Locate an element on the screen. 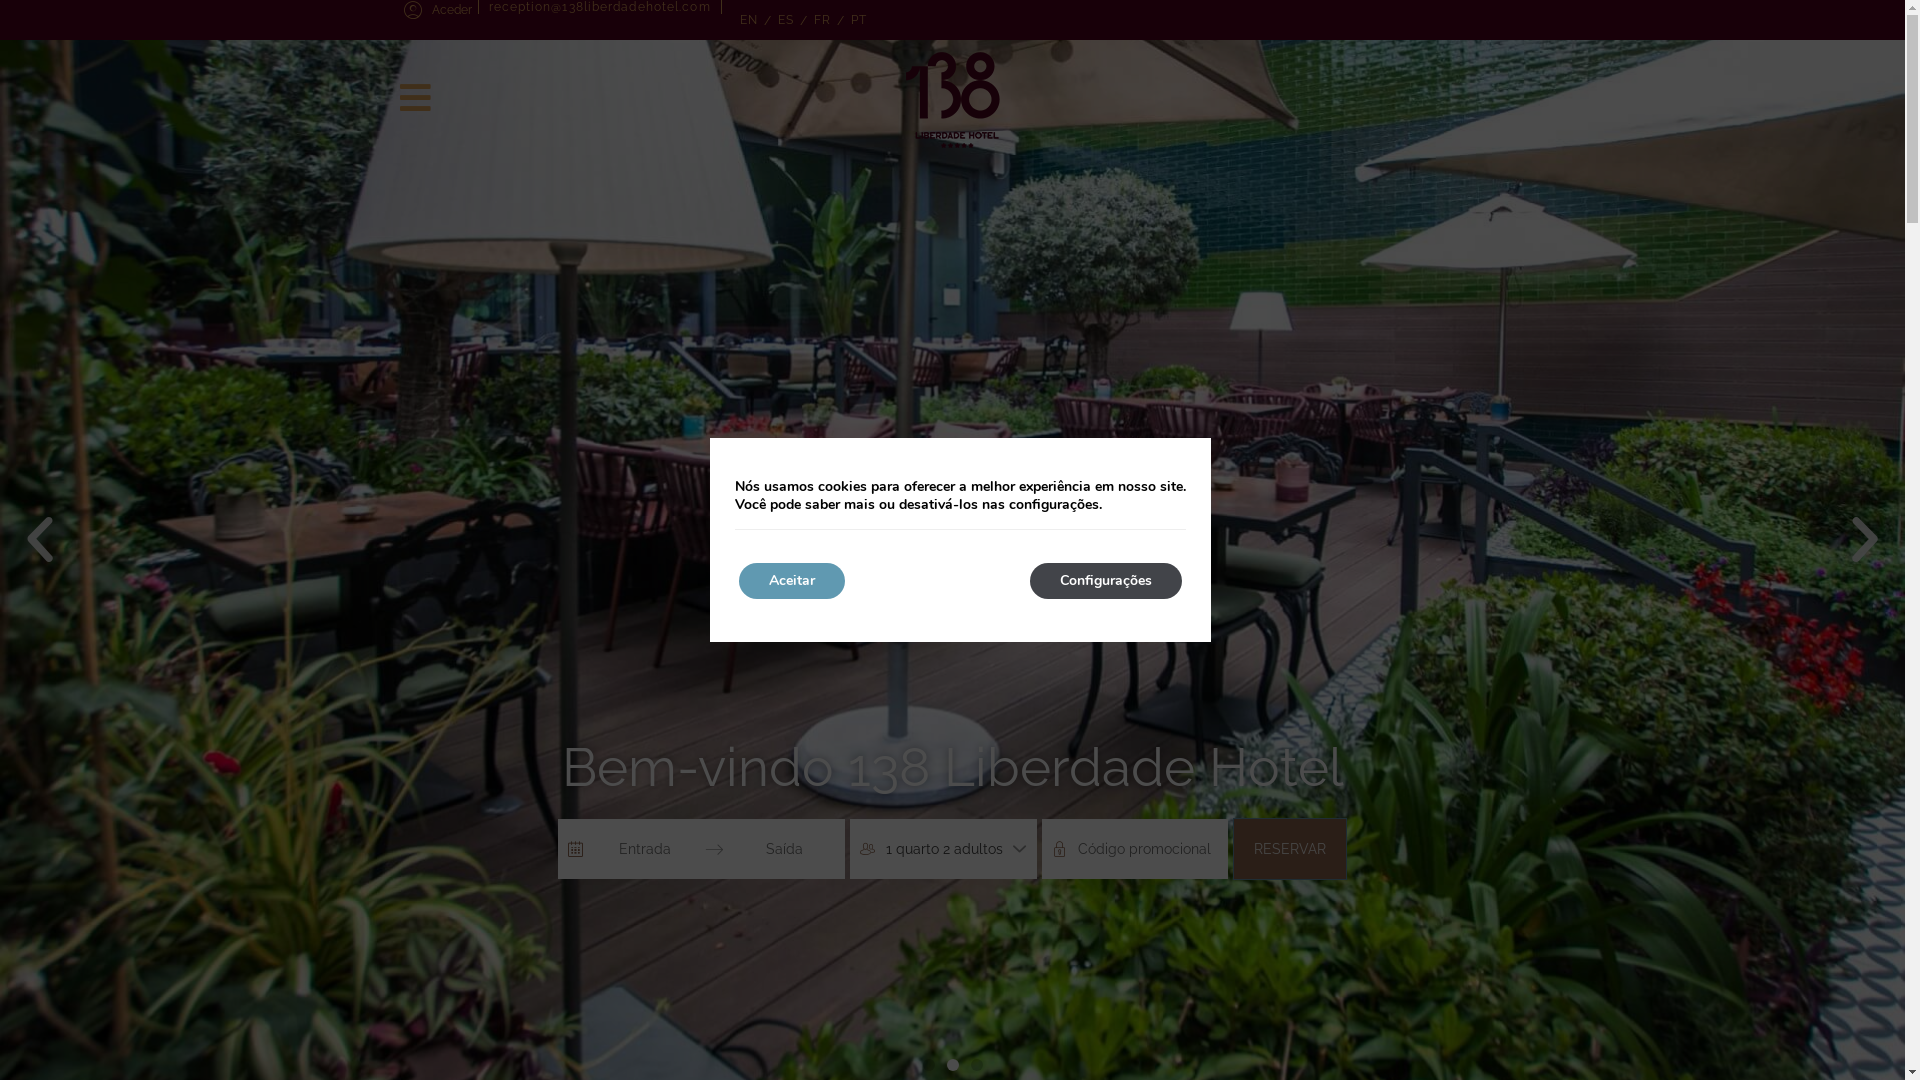  'EN' is located at coordinates (728, 19).